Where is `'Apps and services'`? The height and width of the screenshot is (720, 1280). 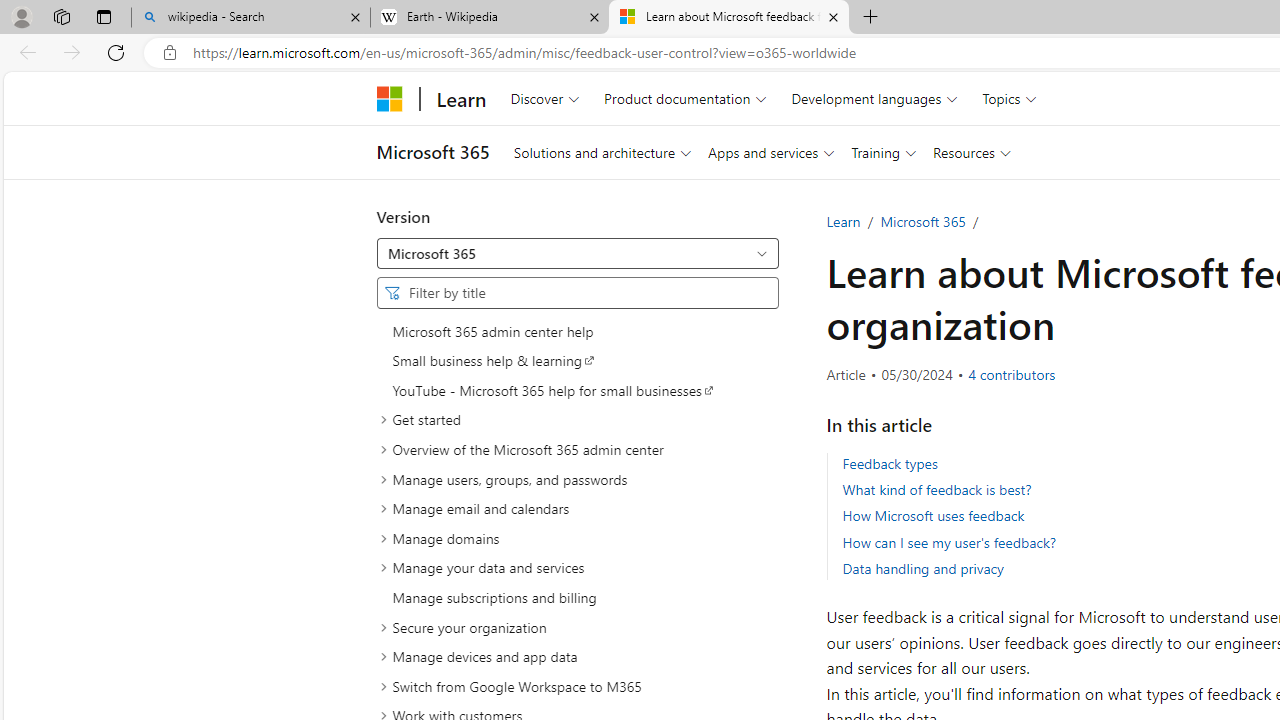
'Apps and services' is located at coordinates (770, 151).